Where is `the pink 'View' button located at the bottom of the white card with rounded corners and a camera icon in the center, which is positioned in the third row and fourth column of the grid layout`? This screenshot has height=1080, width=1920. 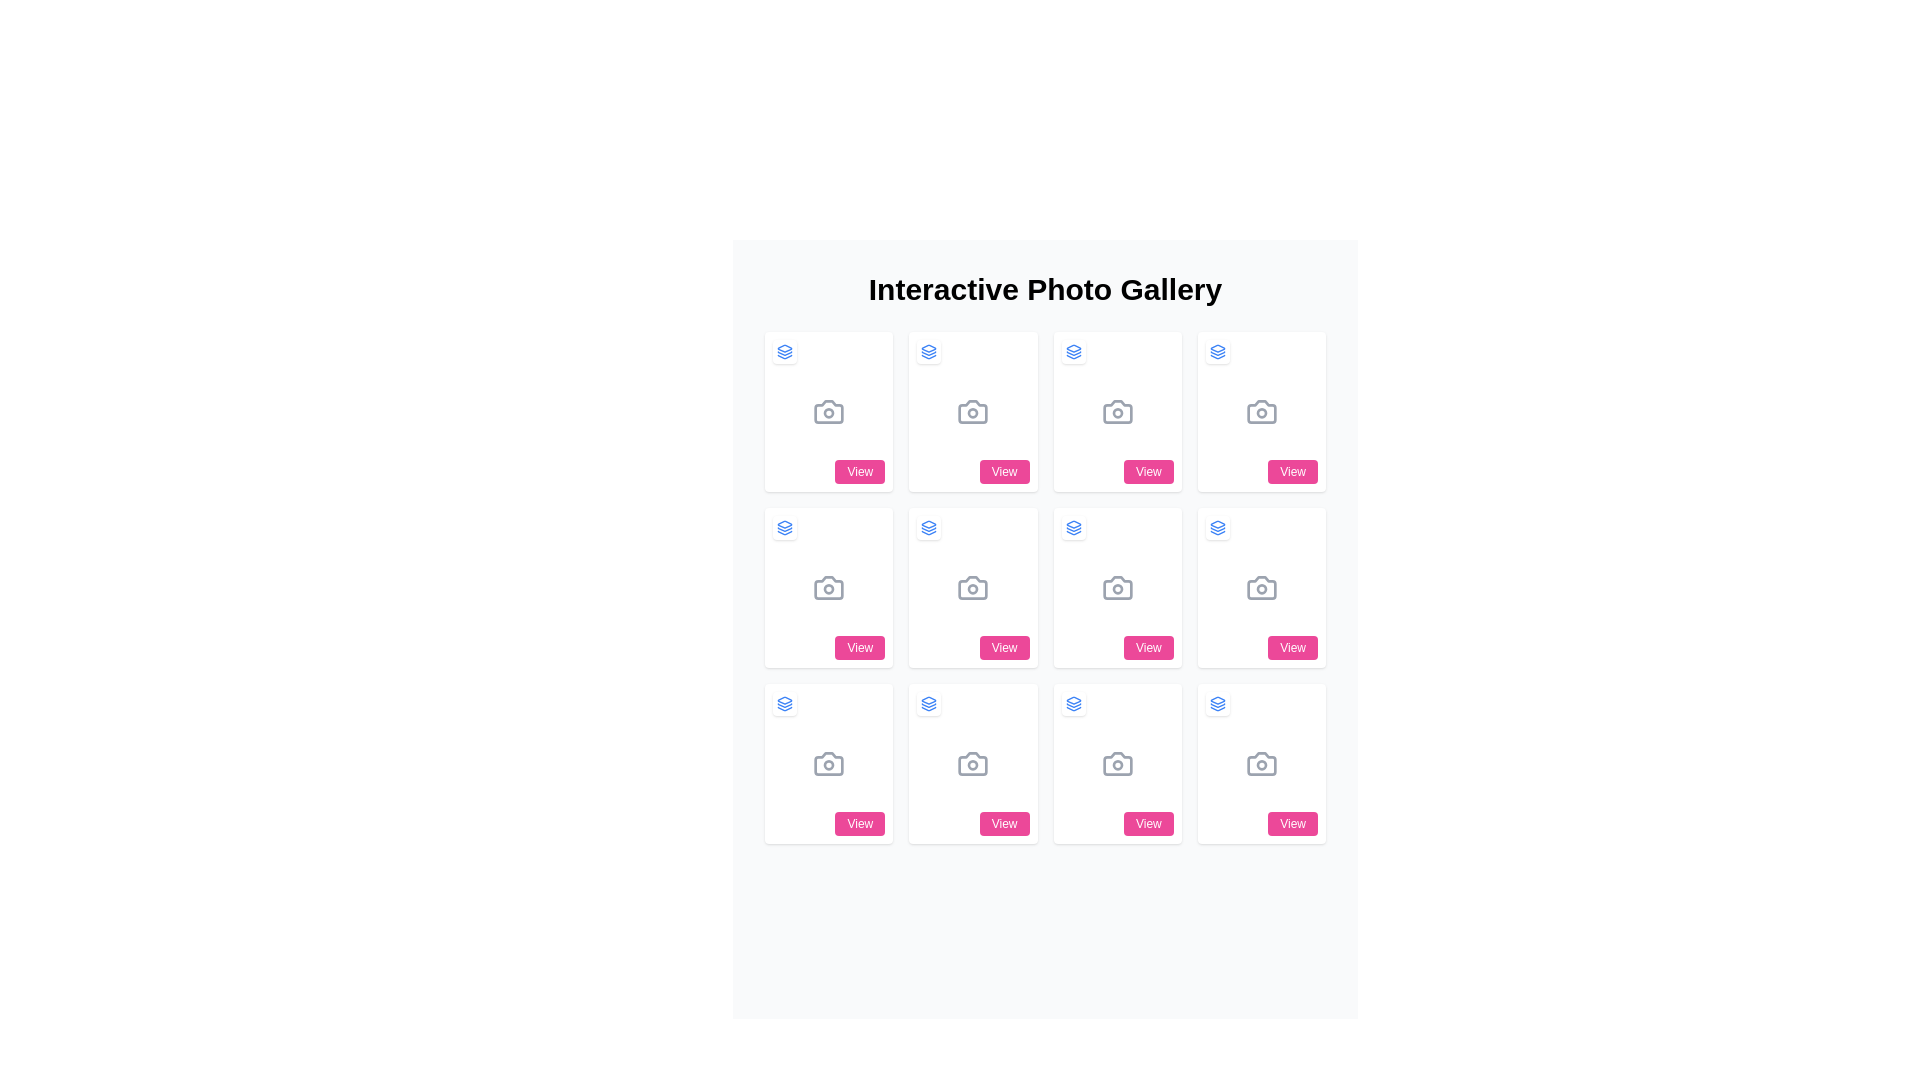 the pink 'View' button located at the bottom of the white card with rounded corners and a camera icon in the center, which is positioned in the third row and fourth column of the grid layout is located at coordinates (1260, 586).